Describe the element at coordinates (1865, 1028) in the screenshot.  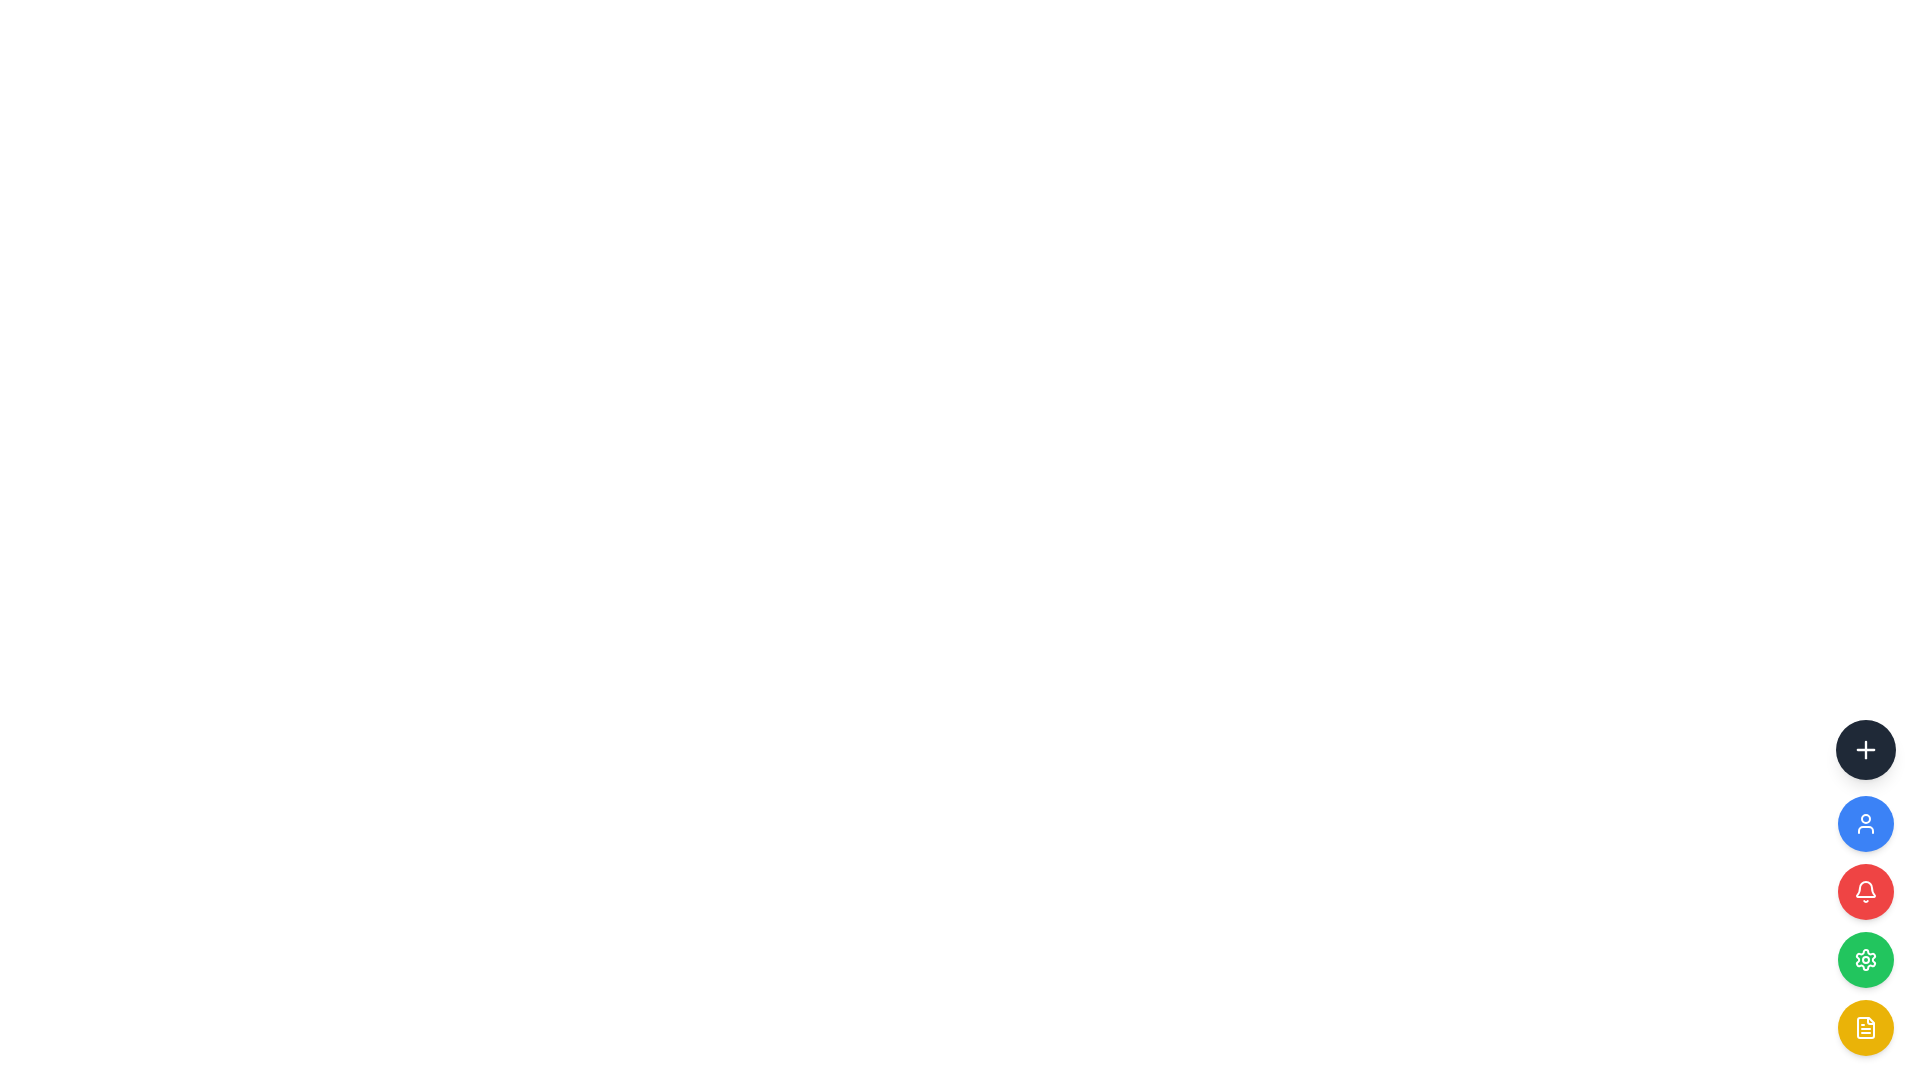
I see `the circular yellow button with a document icon at the bottom of the vertical stack of buttons` at that location.